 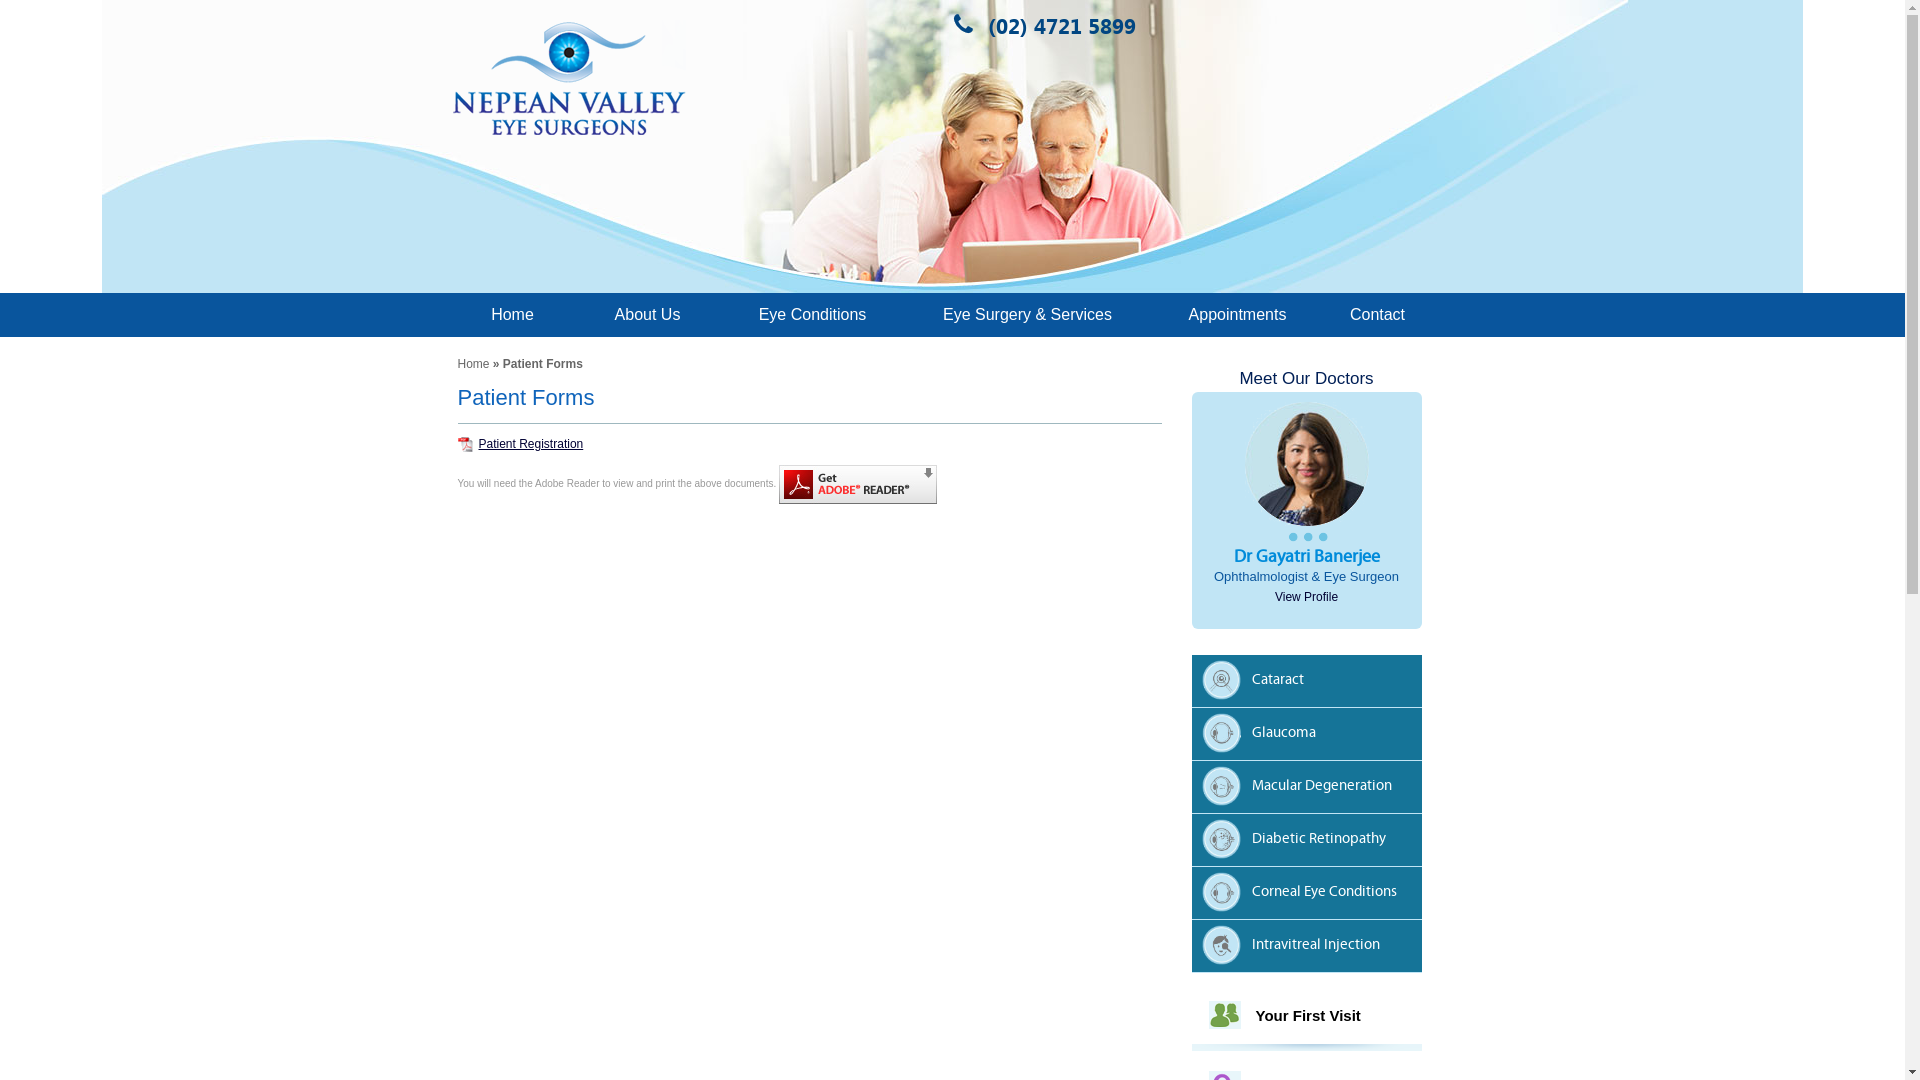 I want to click on 'Intravitreal Injection', so click(x=1311, y=947).